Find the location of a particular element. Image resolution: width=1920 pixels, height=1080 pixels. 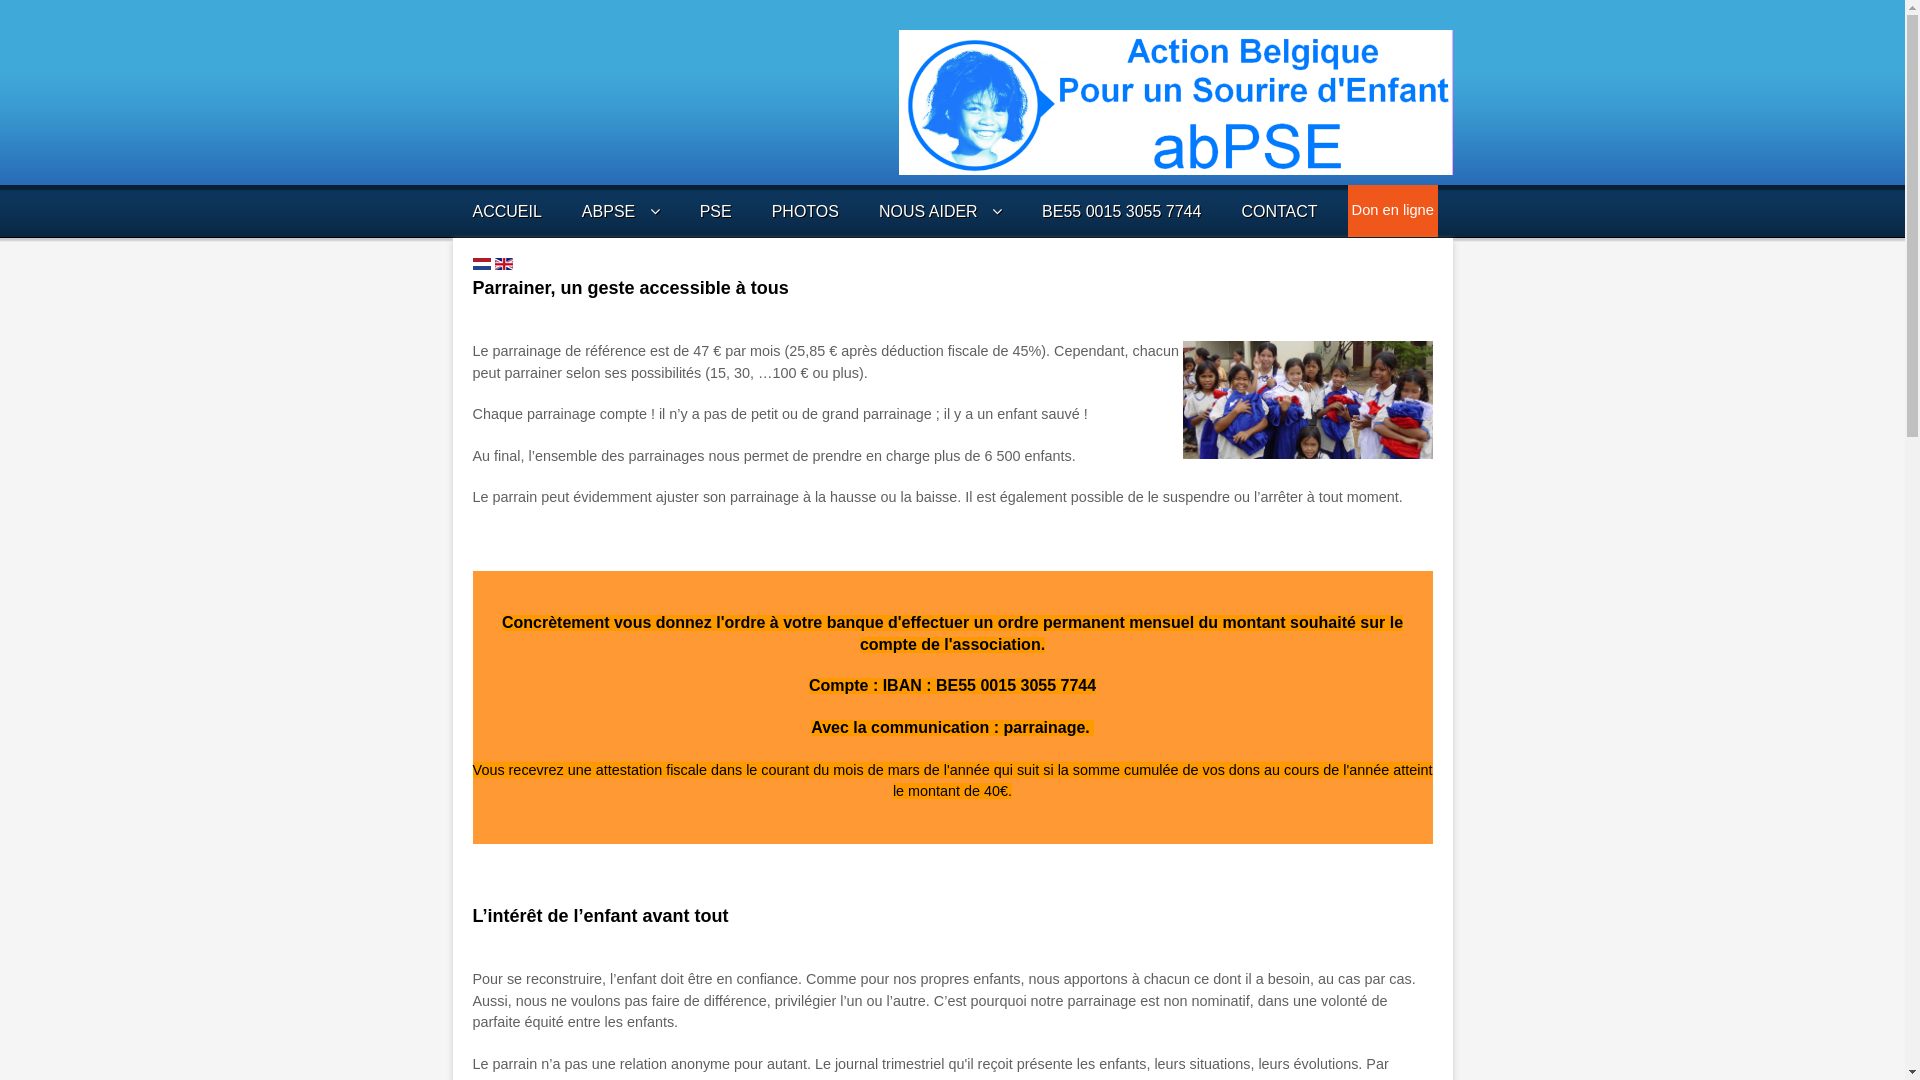

'NOUS AIDER' is located at coordinates (939, 211).